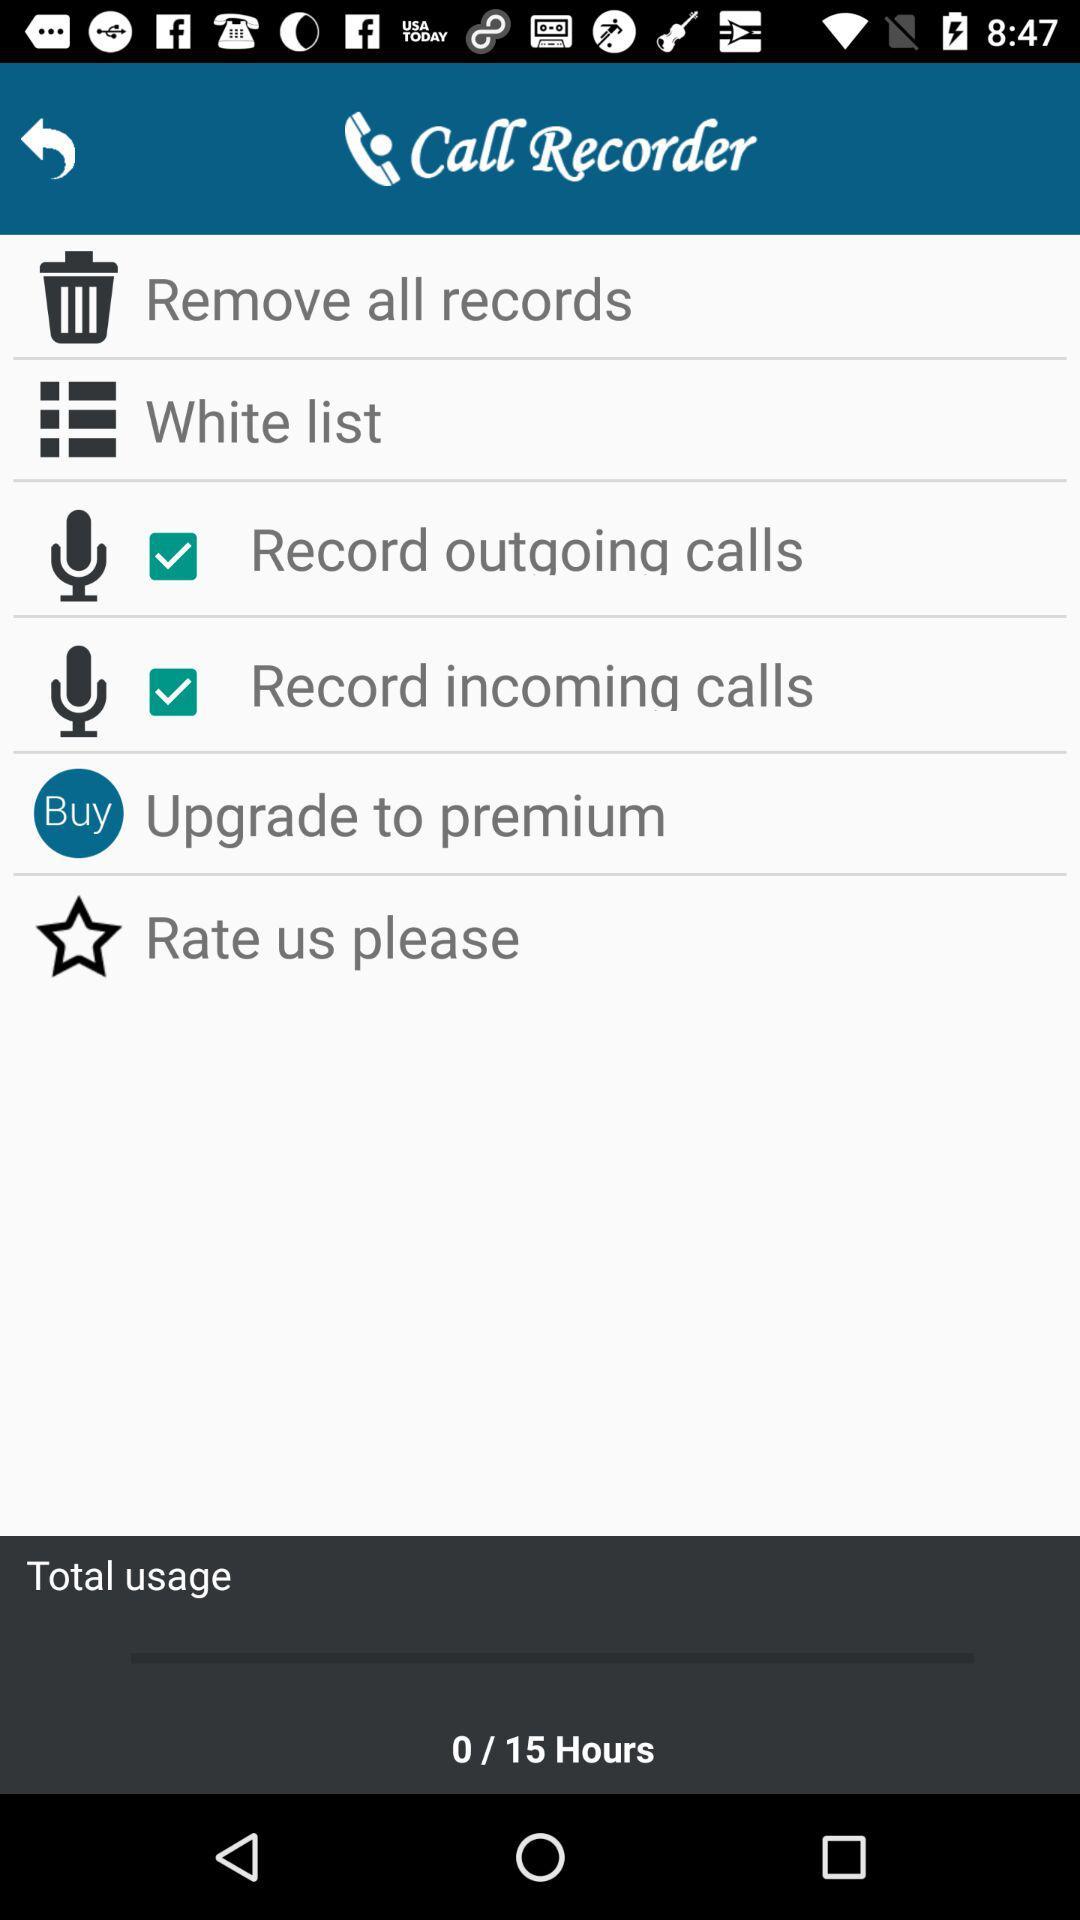 The height and width of the screenshot is (1920, 1080). I want to click on delete, so click(77, 296).